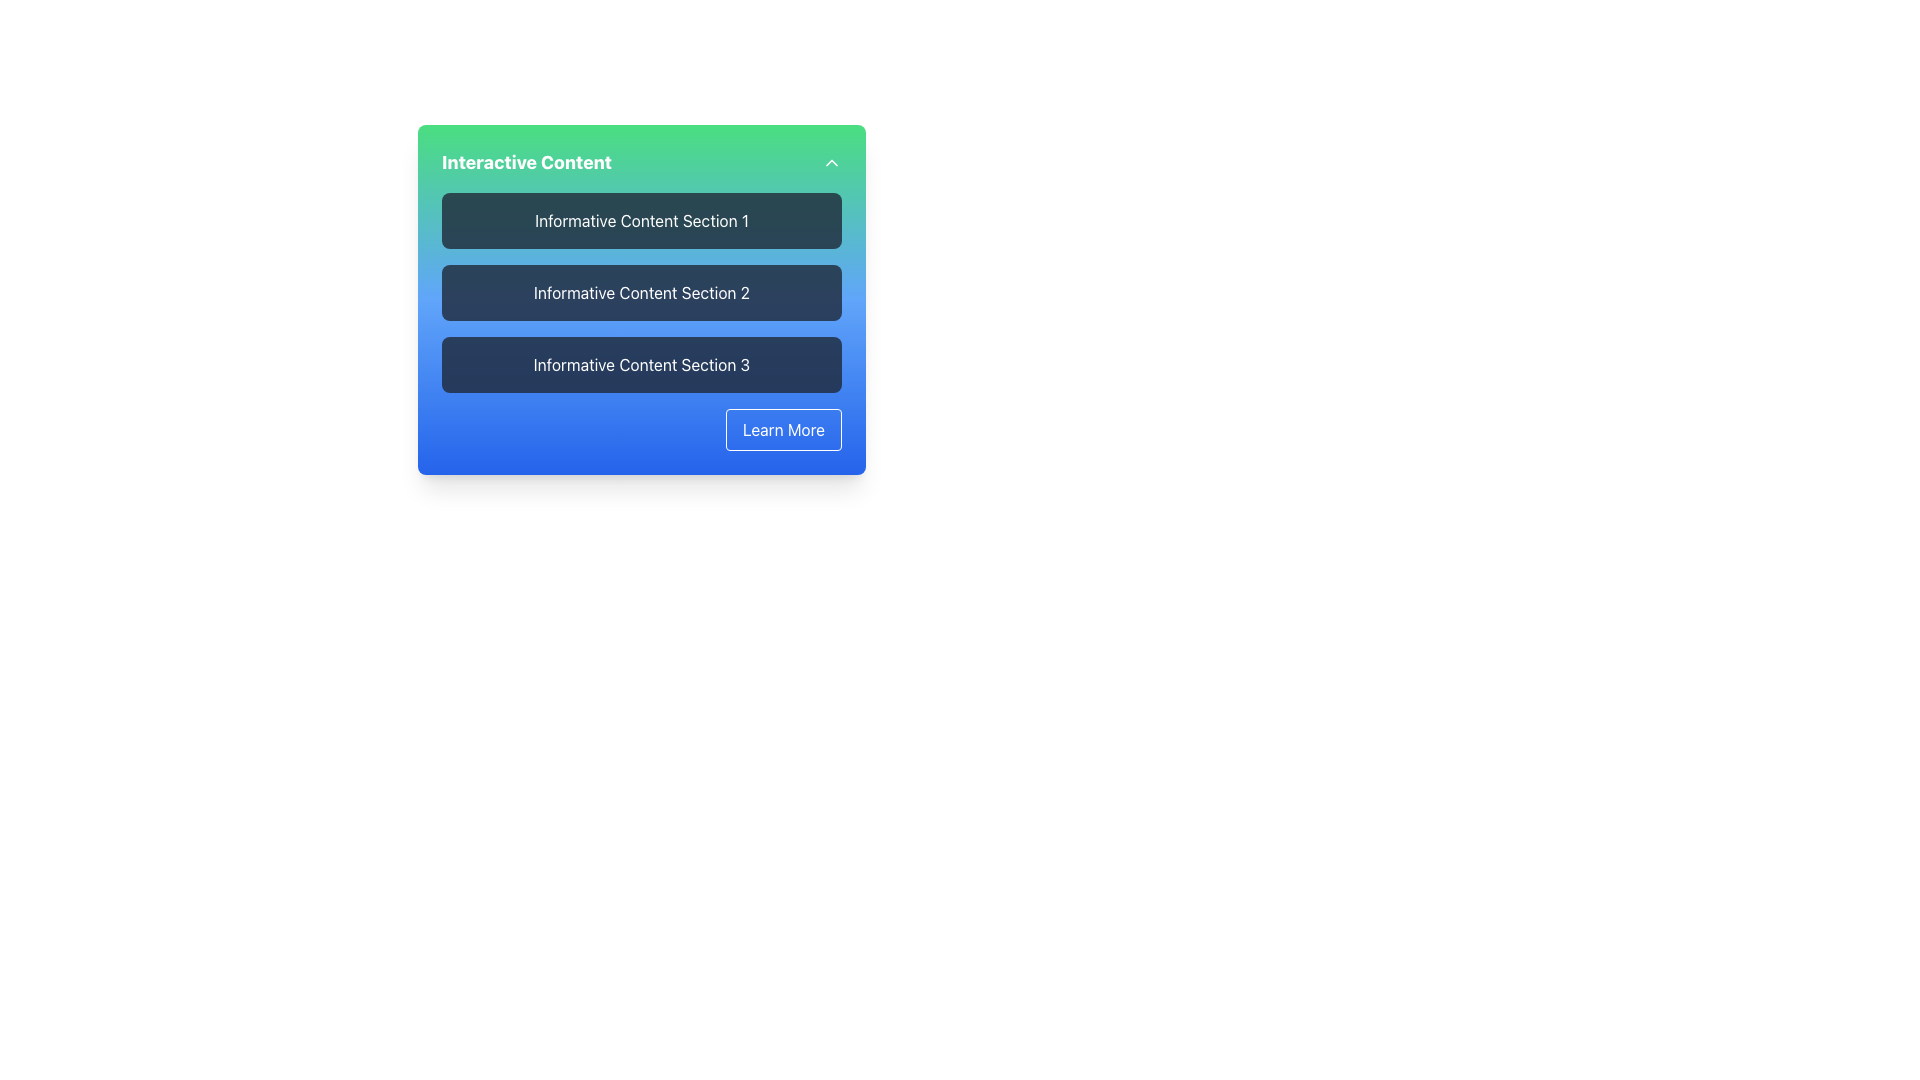 The image size is (1920, 1080). What do you see at coordinates (831, 161) in the screenshot?
I see `the upward-facing chevron button located at the top-right corner of the 'Interactive Content' header` at bounding box center [831, 161].